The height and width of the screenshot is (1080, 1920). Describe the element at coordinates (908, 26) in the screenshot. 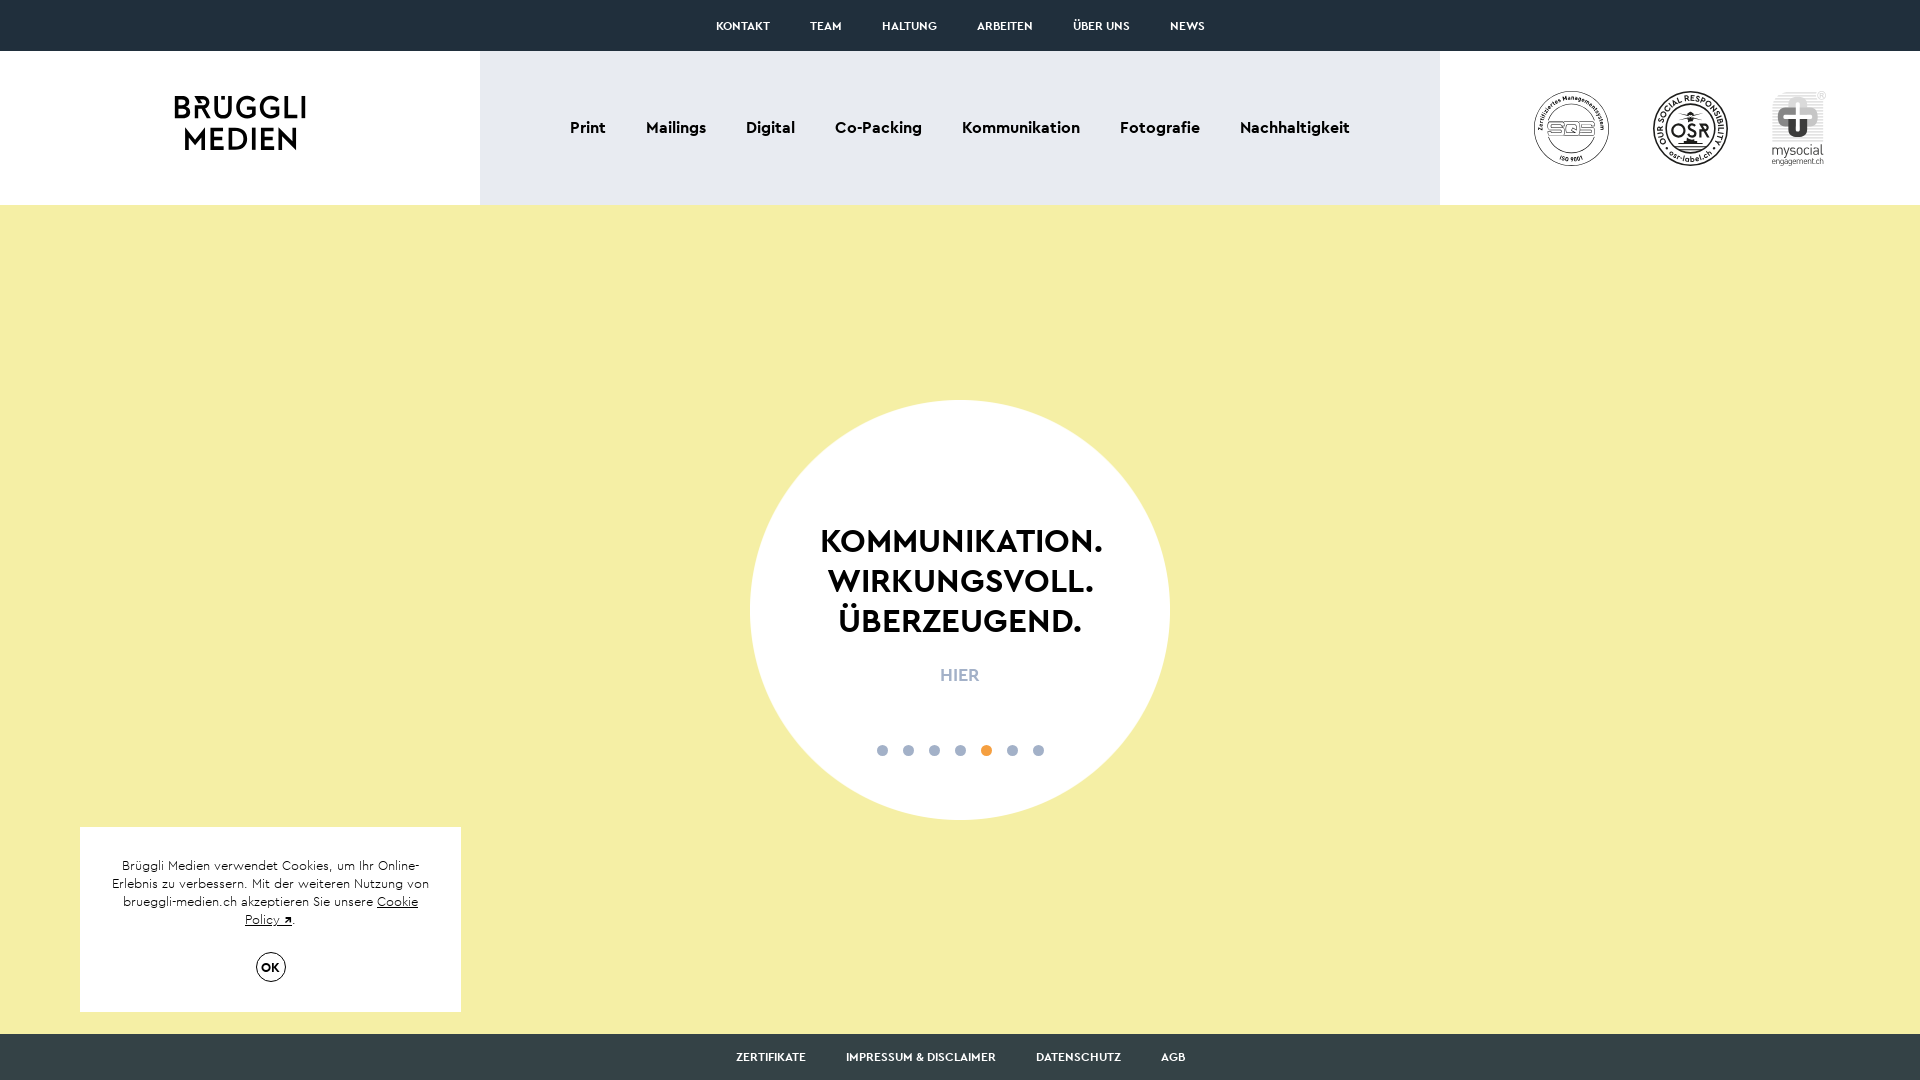

I see `'HALTUNG'` at that location.